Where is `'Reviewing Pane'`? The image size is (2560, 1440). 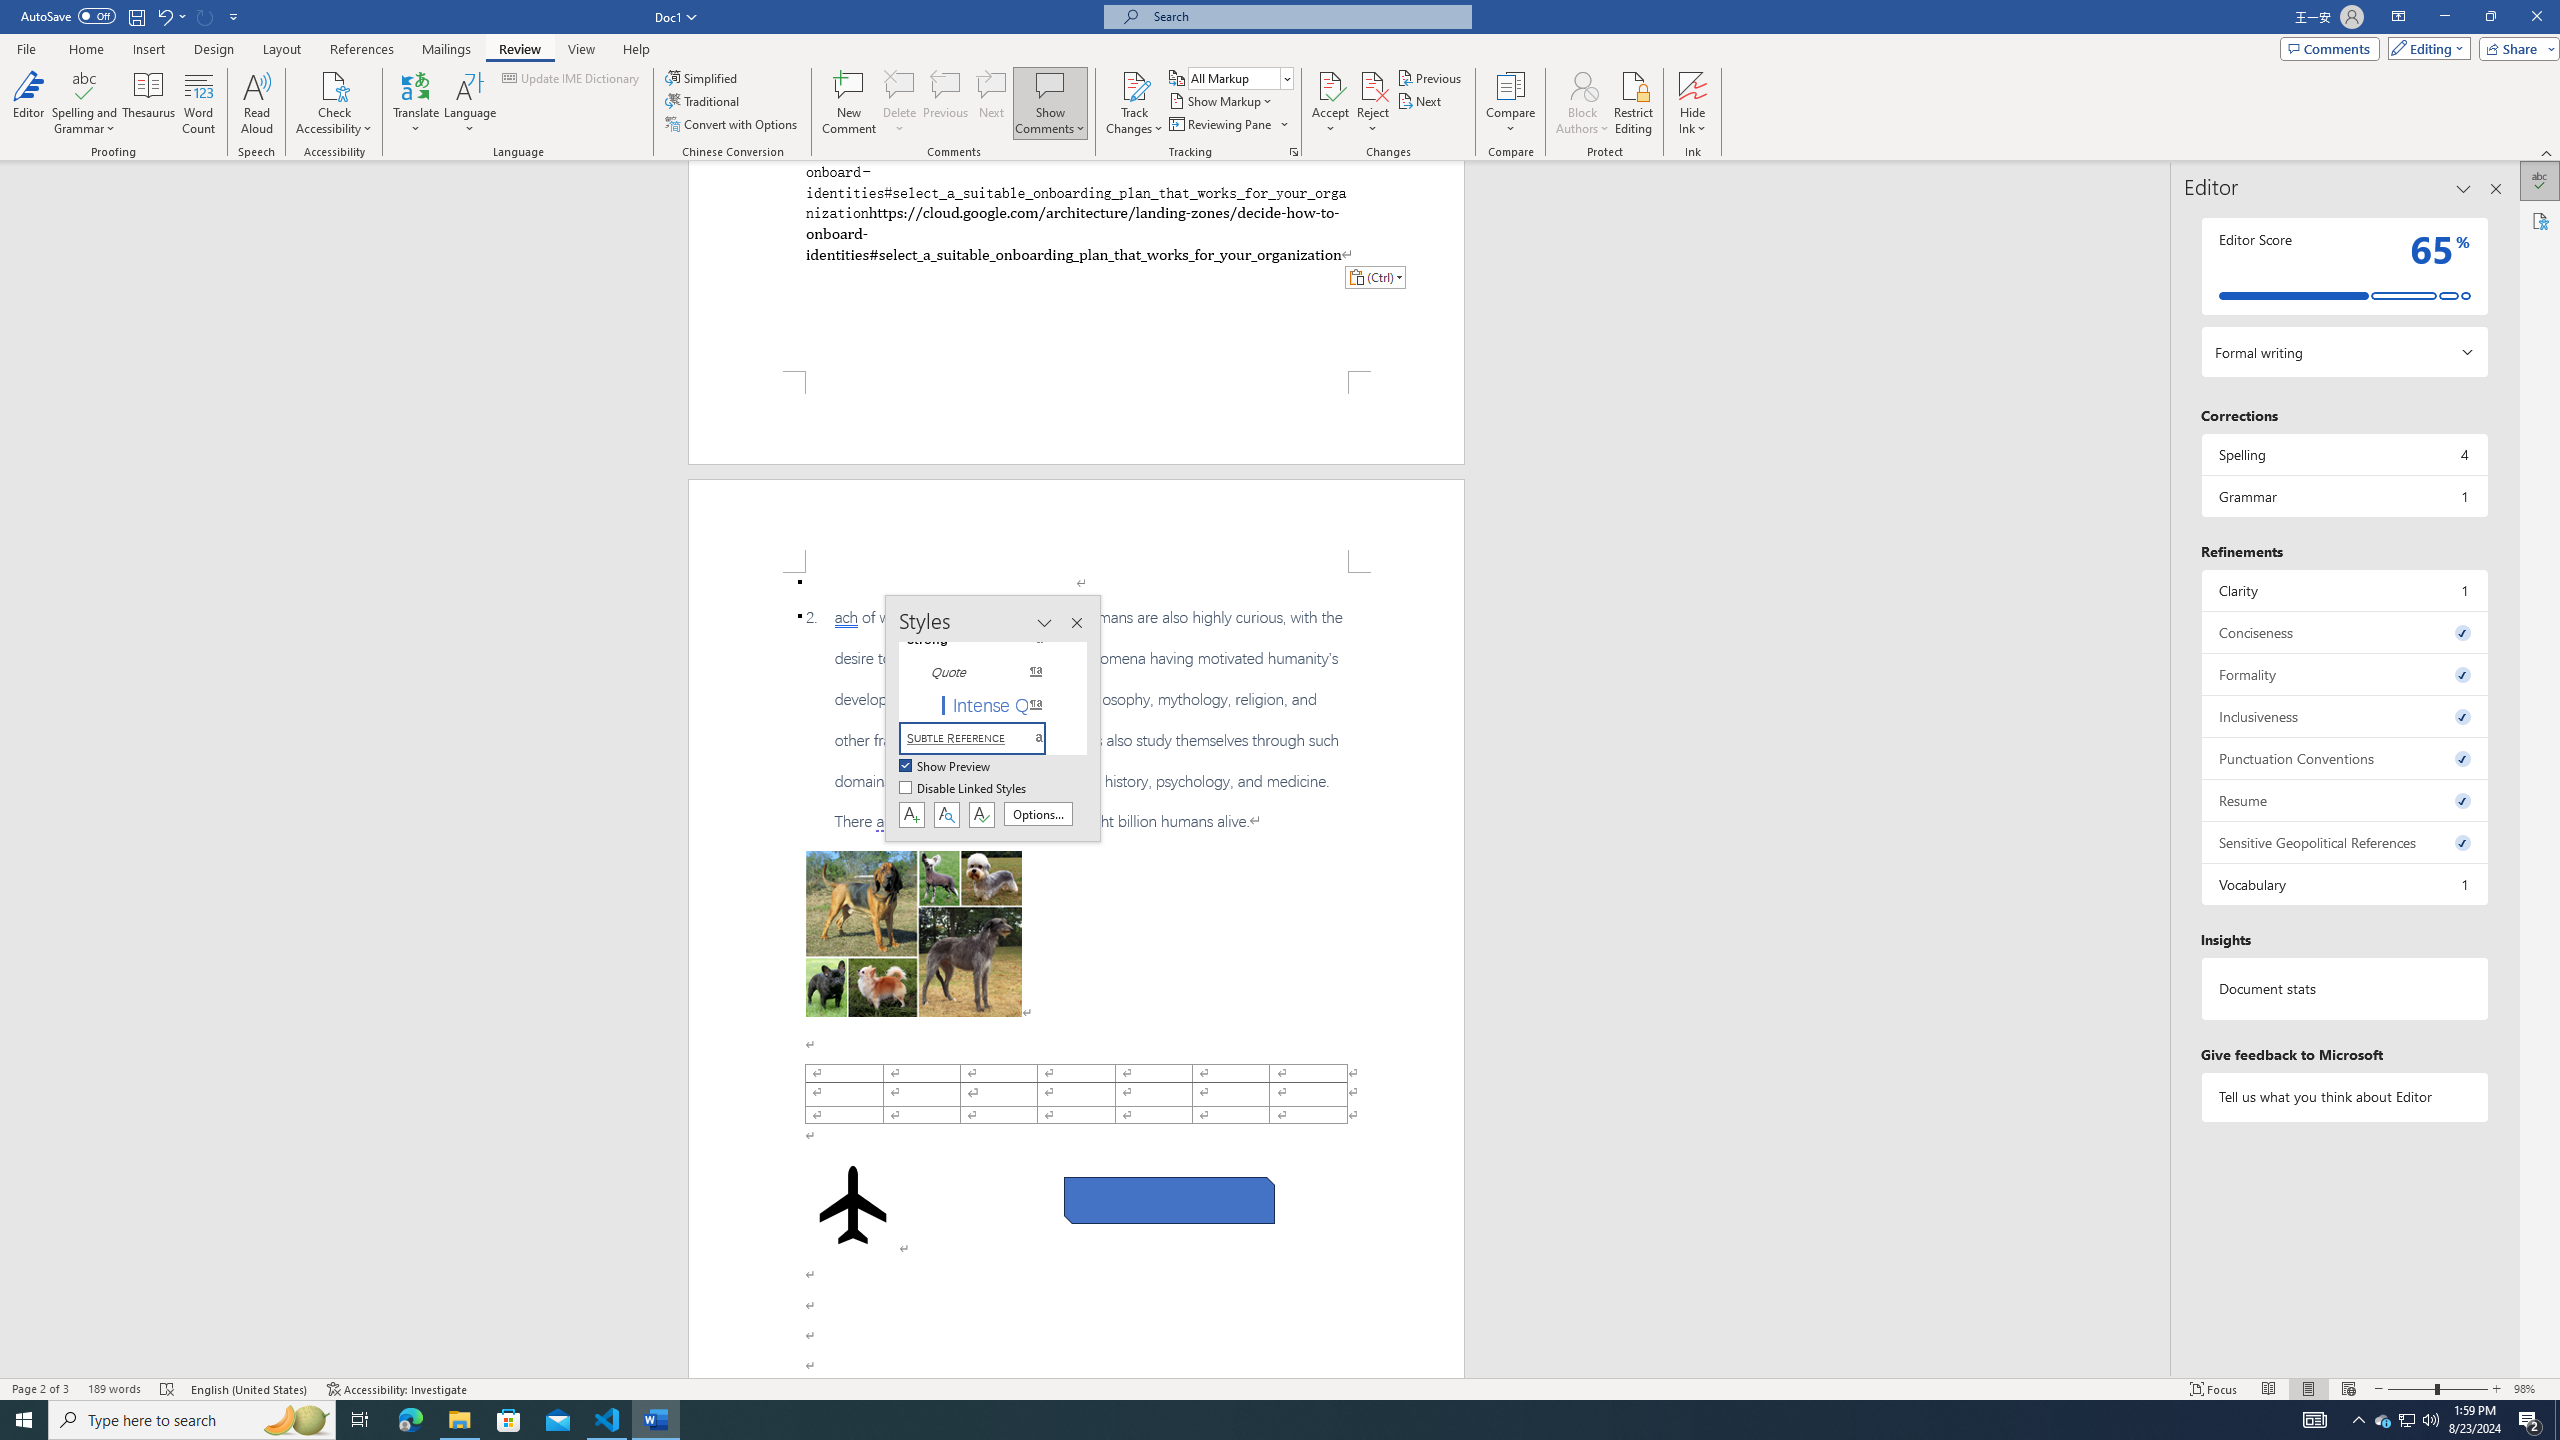
'Reviewing Pane' is located at coordinates (1227, 122).